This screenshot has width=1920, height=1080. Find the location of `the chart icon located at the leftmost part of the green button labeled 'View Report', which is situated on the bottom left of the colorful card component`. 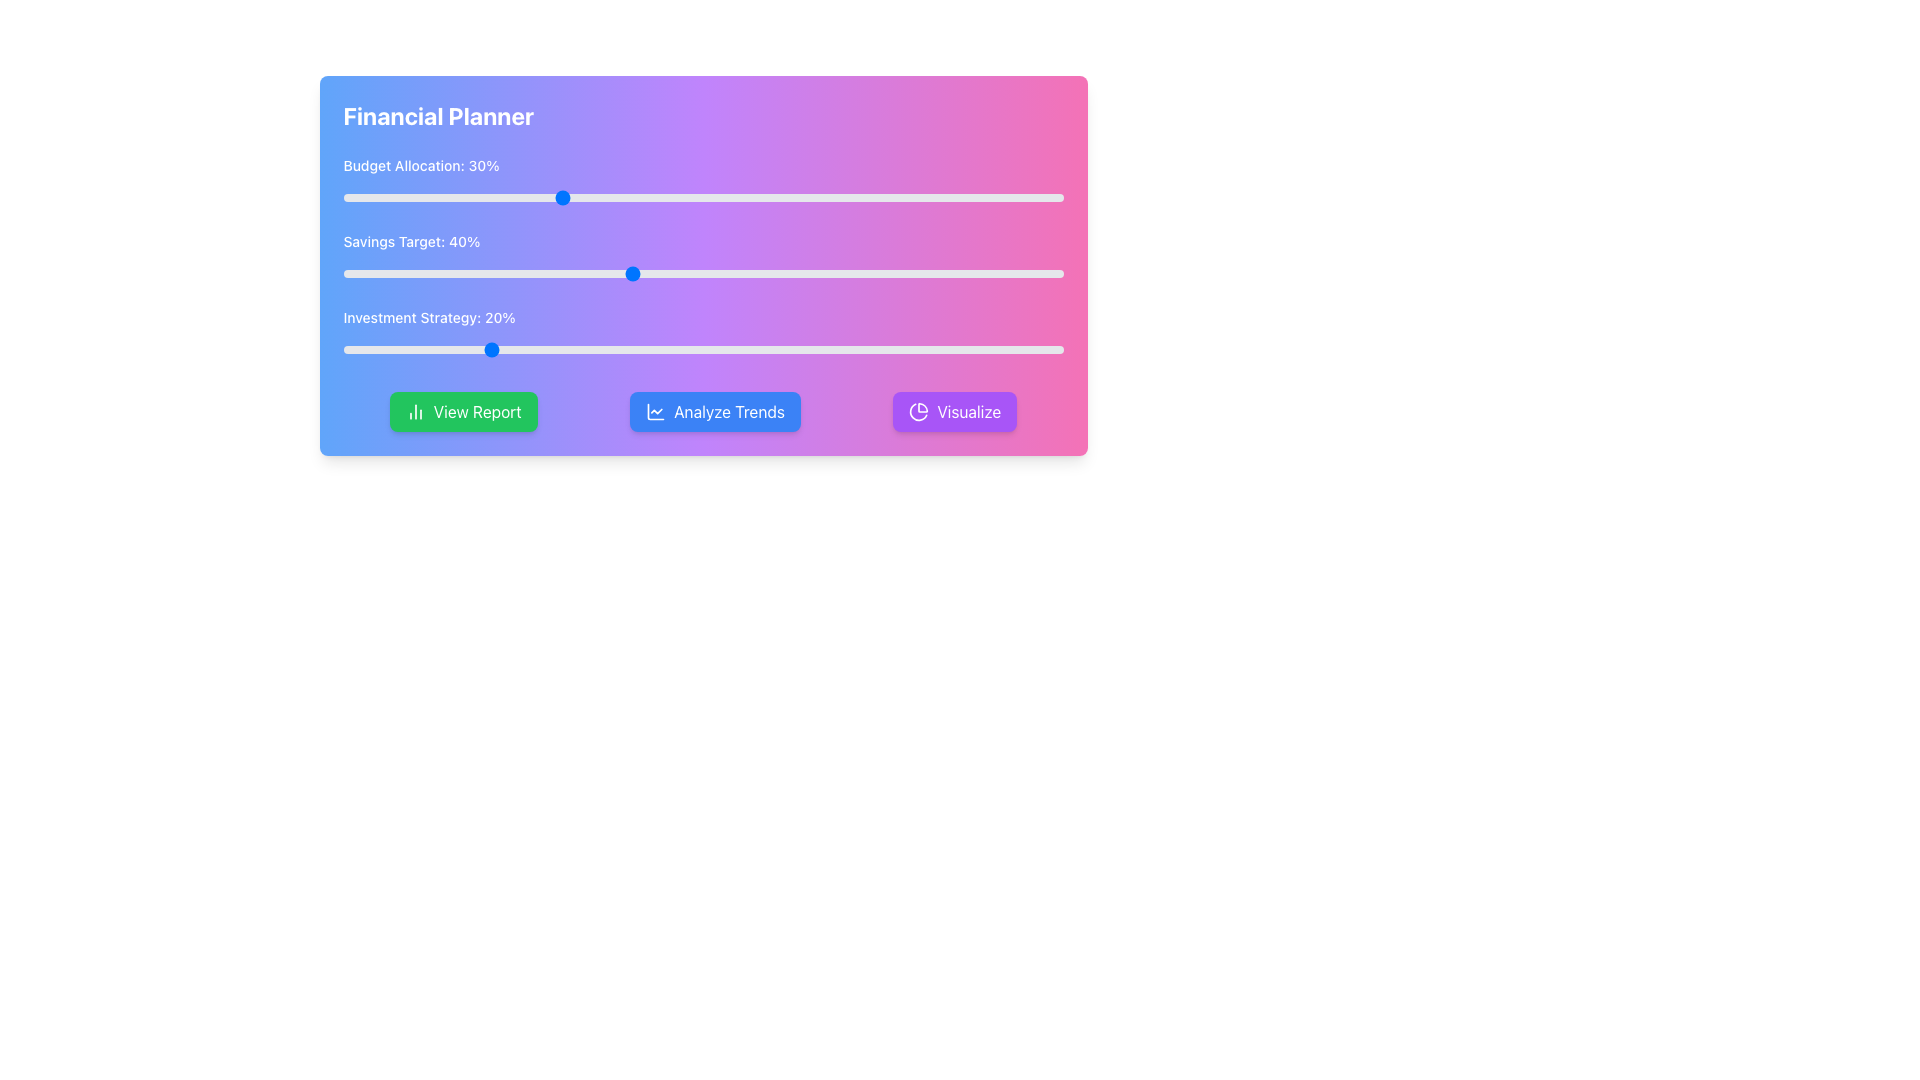

the chart icon located at the leftmost part of the green button labeled 'View Report', which is situated on the bottom left of the colorful card component is located at coordinates (414, 411).